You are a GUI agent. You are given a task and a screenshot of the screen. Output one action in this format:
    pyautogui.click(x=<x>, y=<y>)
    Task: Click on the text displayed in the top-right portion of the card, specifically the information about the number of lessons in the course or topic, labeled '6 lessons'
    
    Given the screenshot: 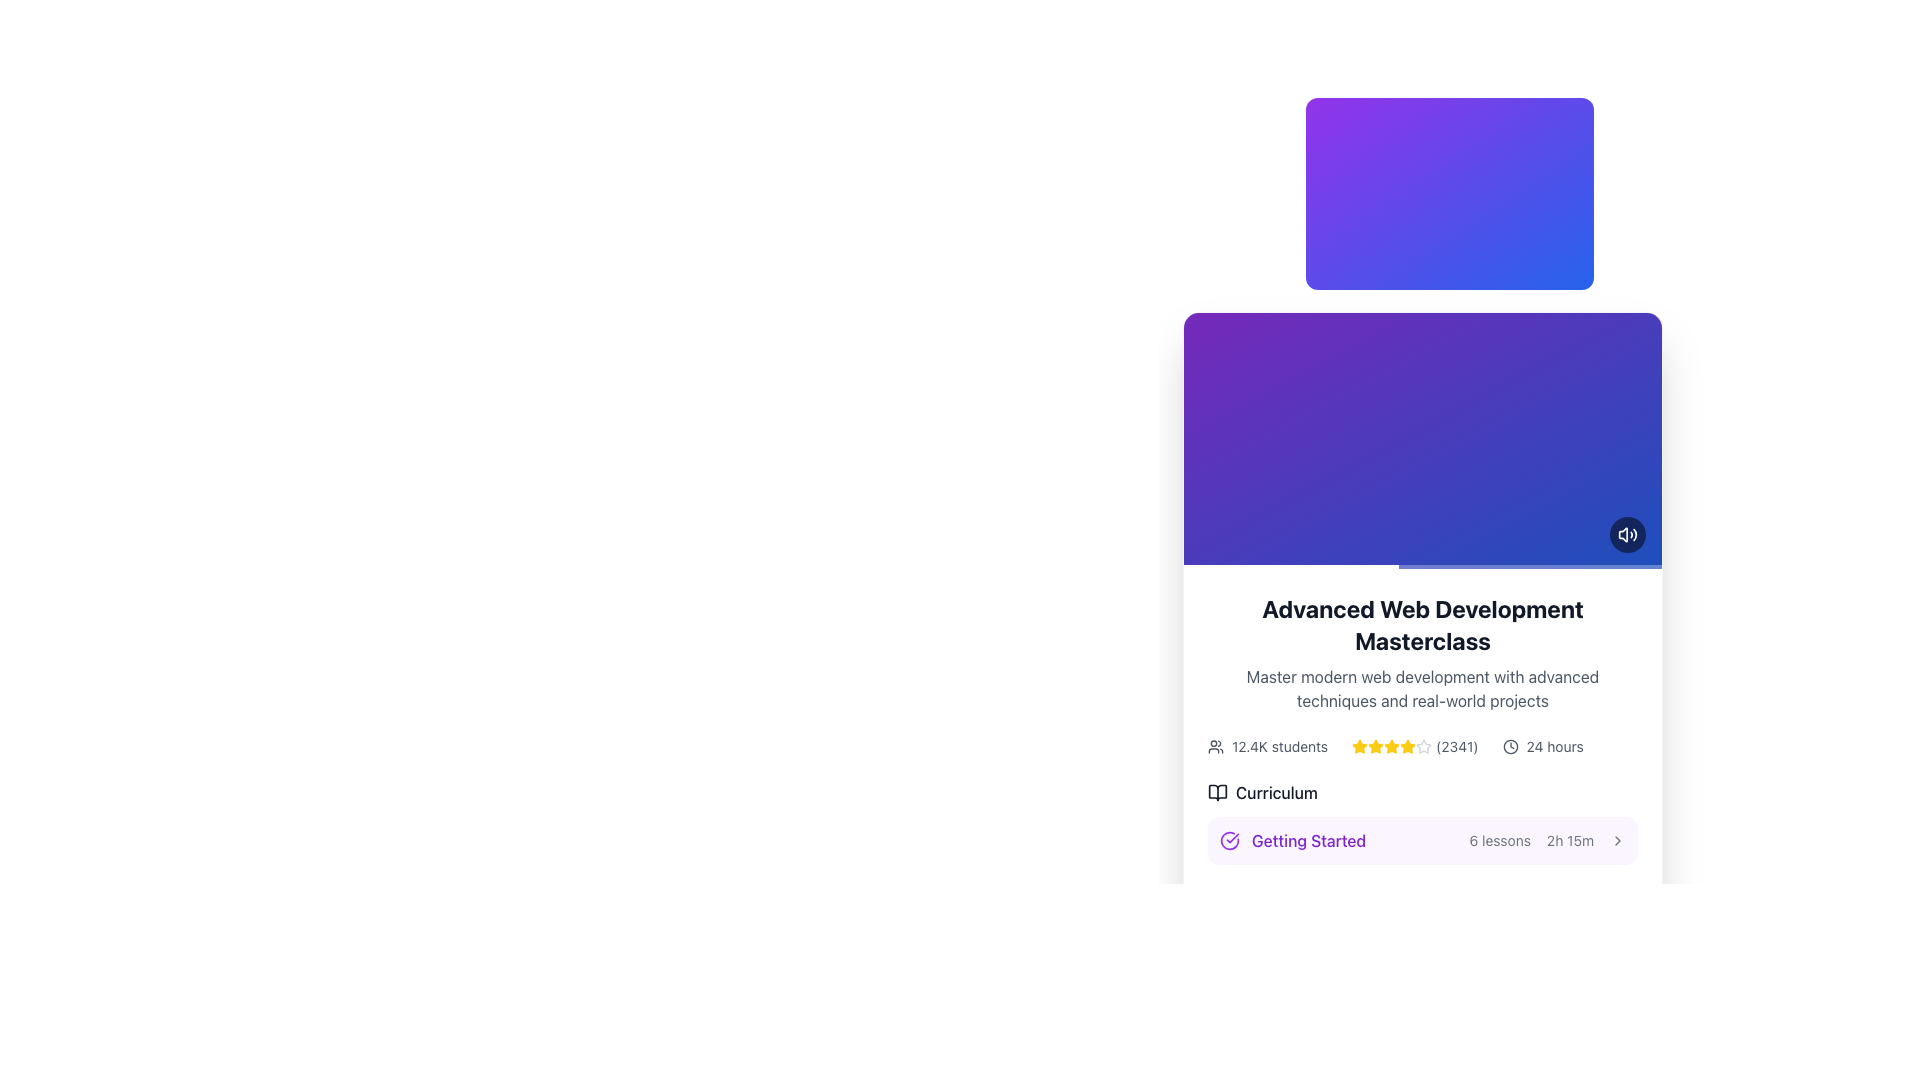 What is the action you would take?
    pyautogui.click(x=1500, y=840)
    